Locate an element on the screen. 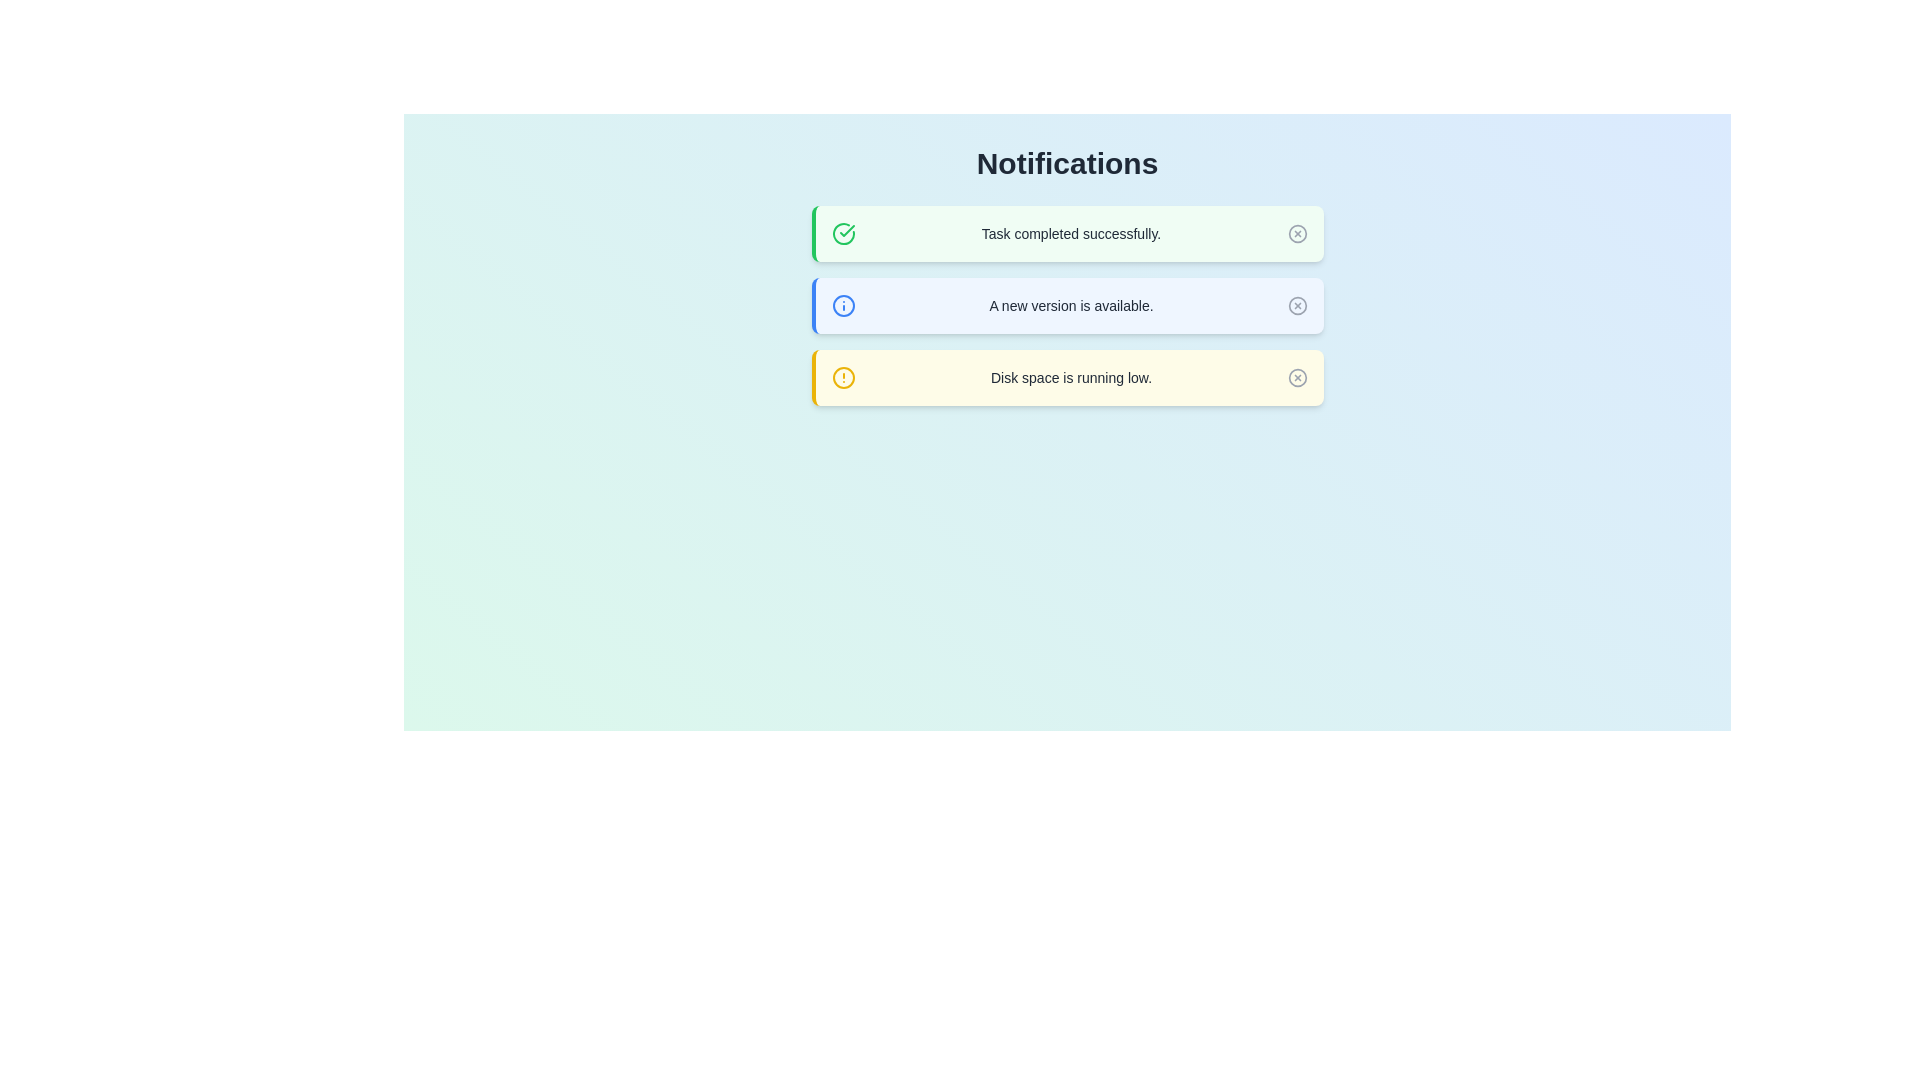 This screenshot has width=1920, height=1080. close button for the notification with message 'Disk space is running low.' is located at coordinates (1297, 378).